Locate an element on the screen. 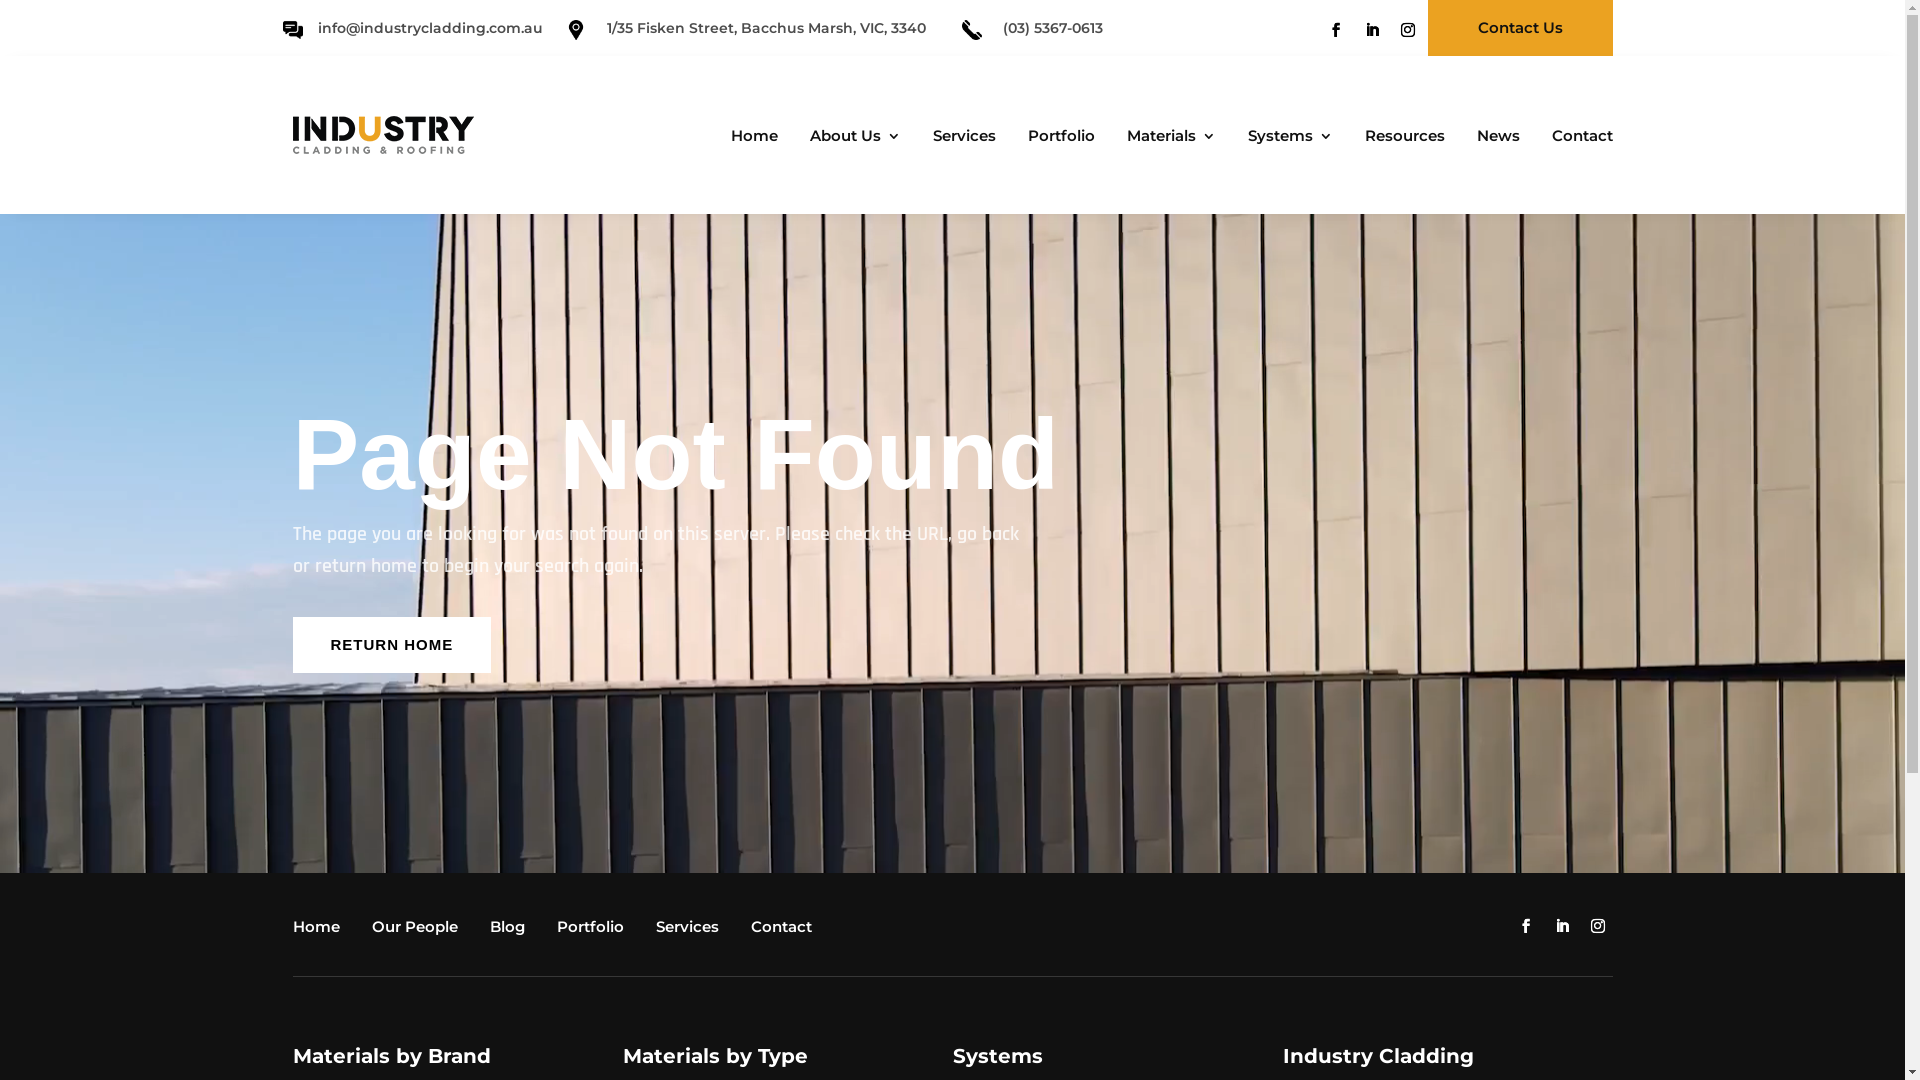 The image size is (1920, 1080). 'Logo-Home-Transparent-181' is located at coordinates (382, 135).